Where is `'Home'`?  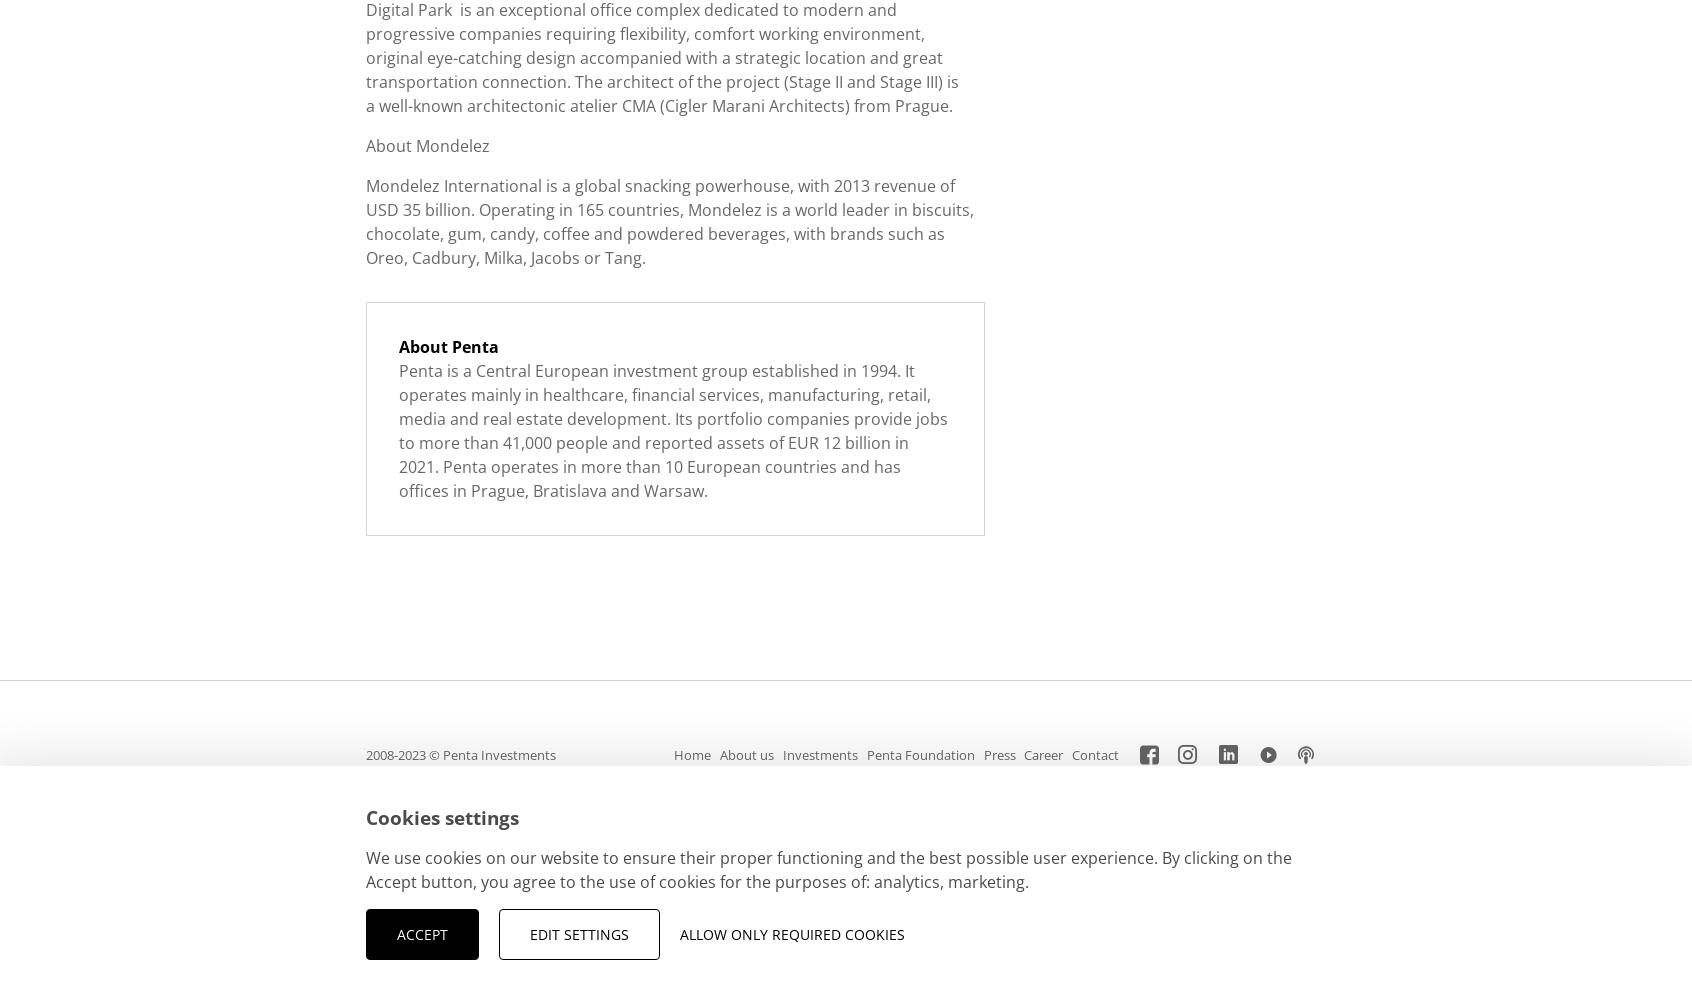 'Home' is located at coordinates (691, 755).